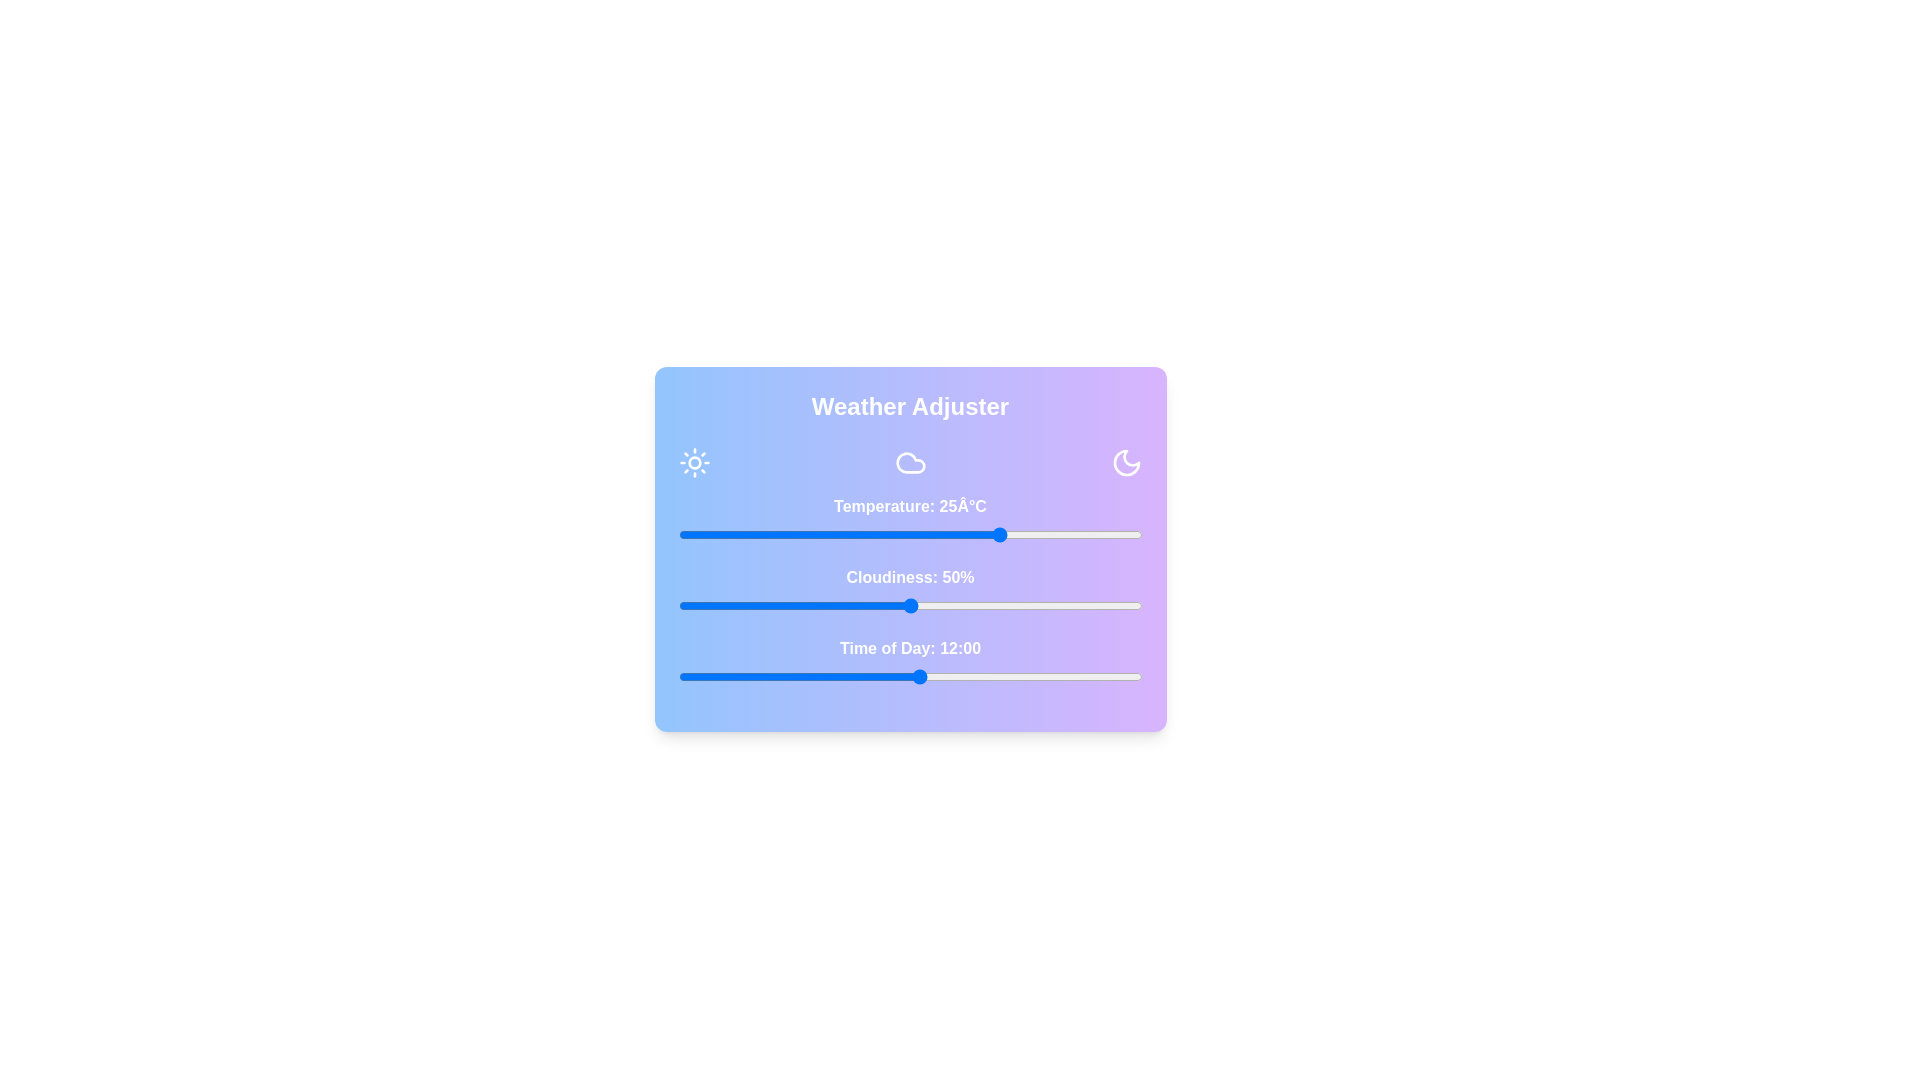 The image size is (1920, 1080). What do you see at coordinates (798, 604) in the screenshot?
I see `the cloudiness level` at bounding box center [798, 604].